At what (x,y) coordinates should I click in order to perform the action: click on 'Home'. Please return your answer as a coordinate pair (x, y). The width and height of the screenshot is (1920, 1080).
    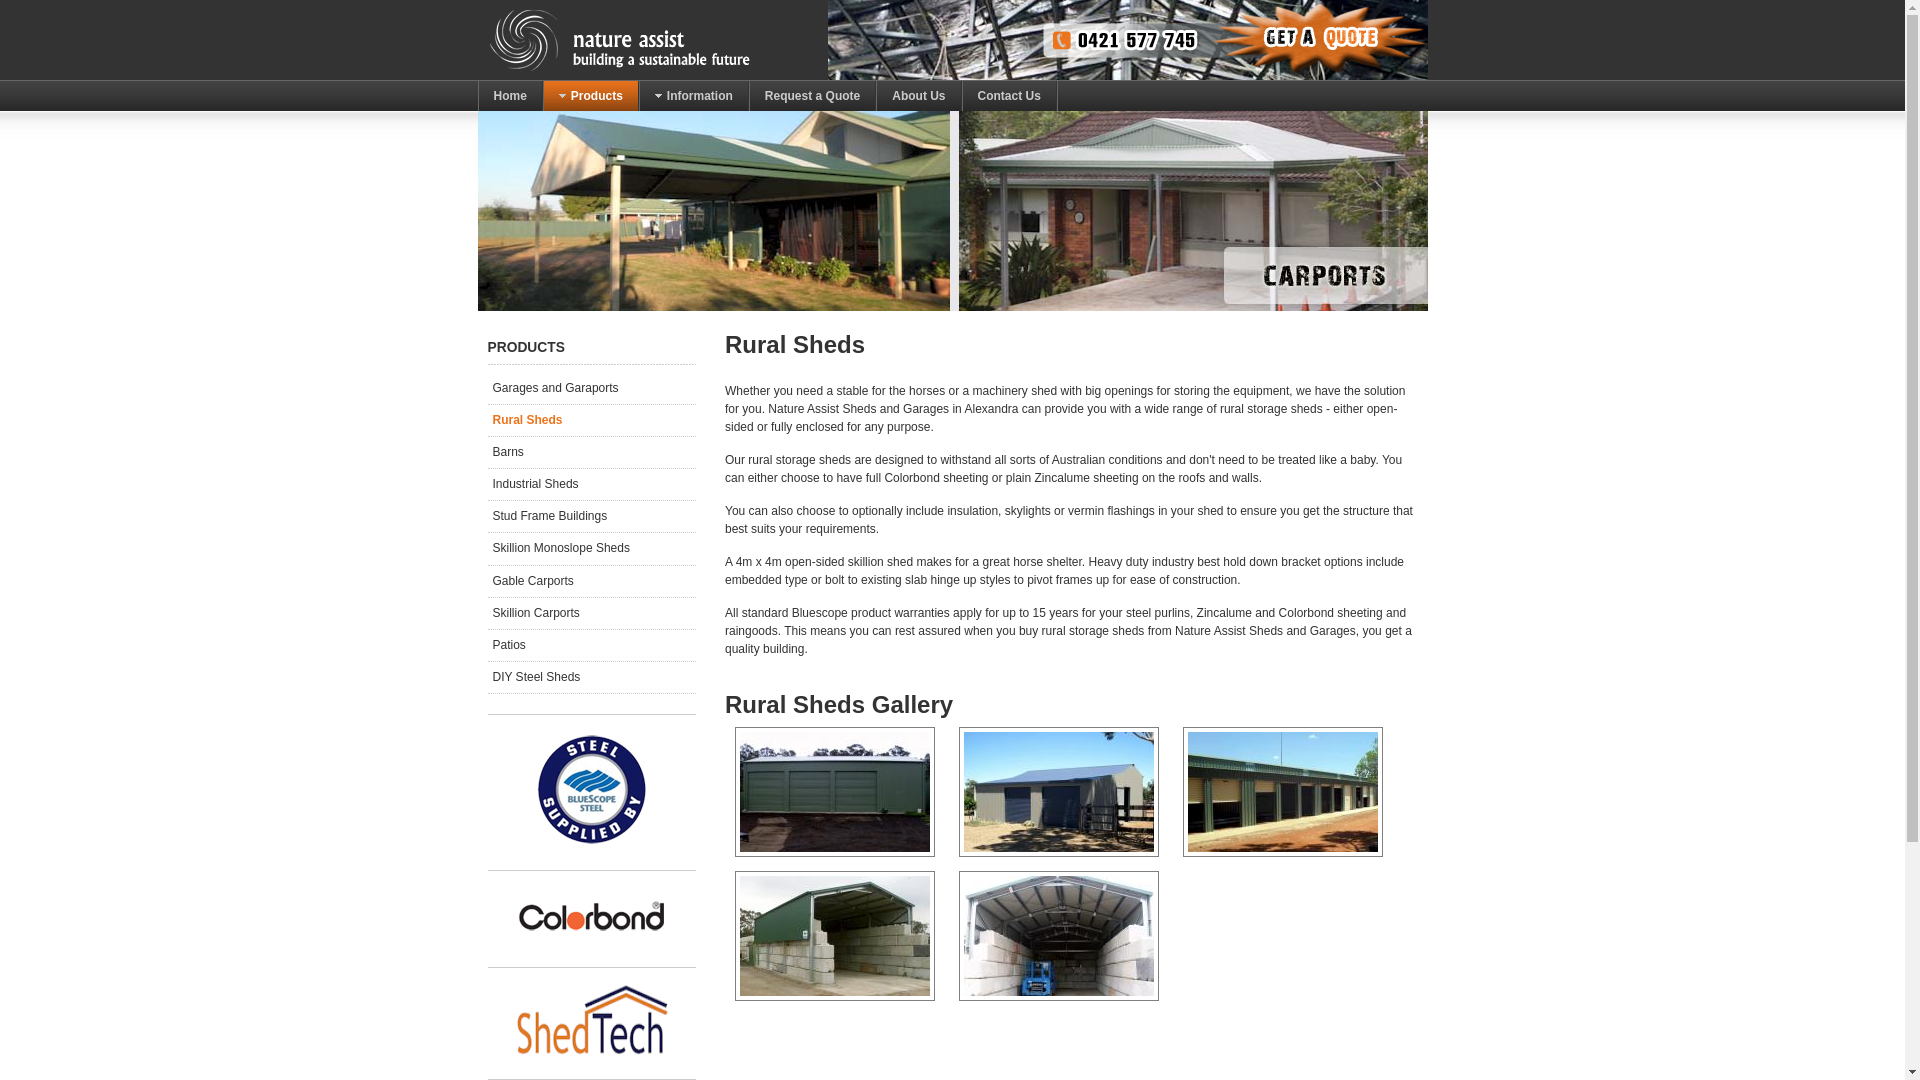
    Looking at the image, I should click on (510, 96).